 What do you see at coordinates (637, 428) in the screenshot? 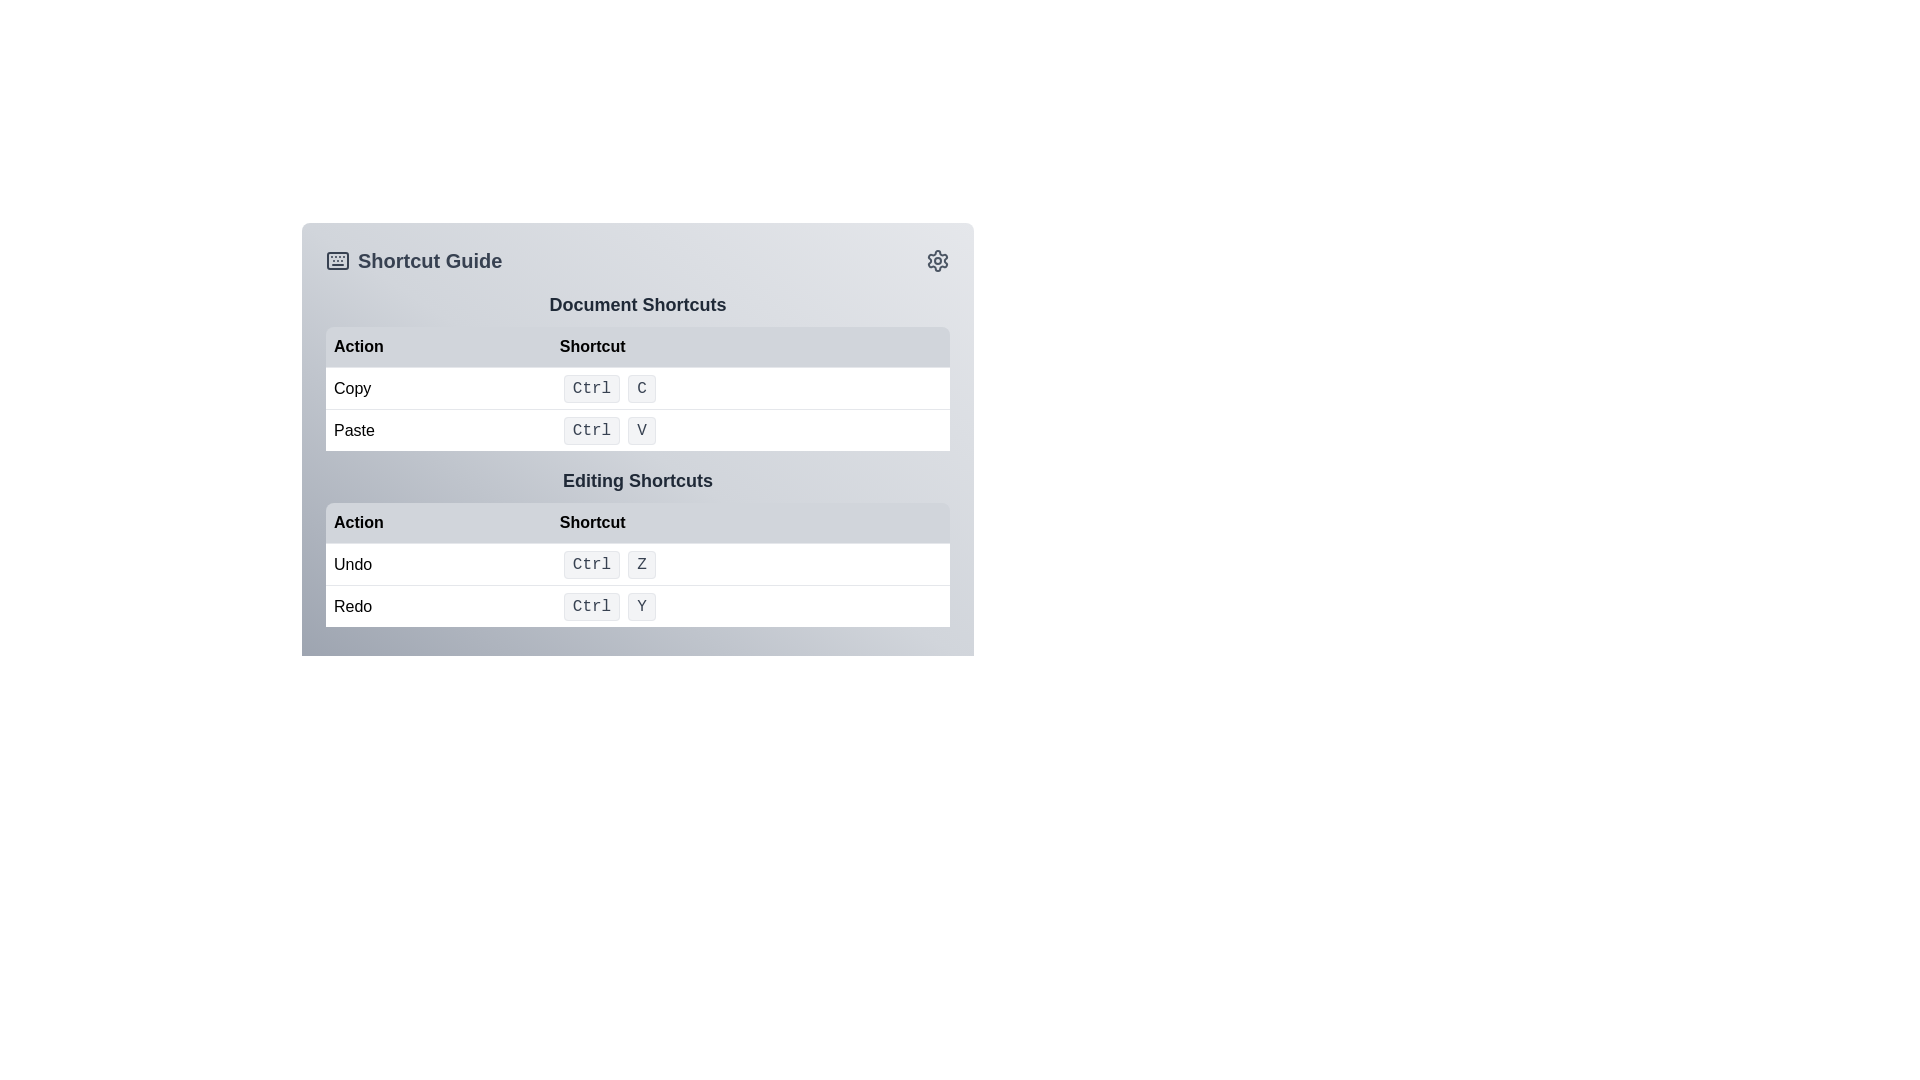
I see `the informational display element that shows 'Paste' with the inline buttons 'Ctrl' and 'V', located in the 'Shortcut Guide' section` at bounding box center [637, 428].